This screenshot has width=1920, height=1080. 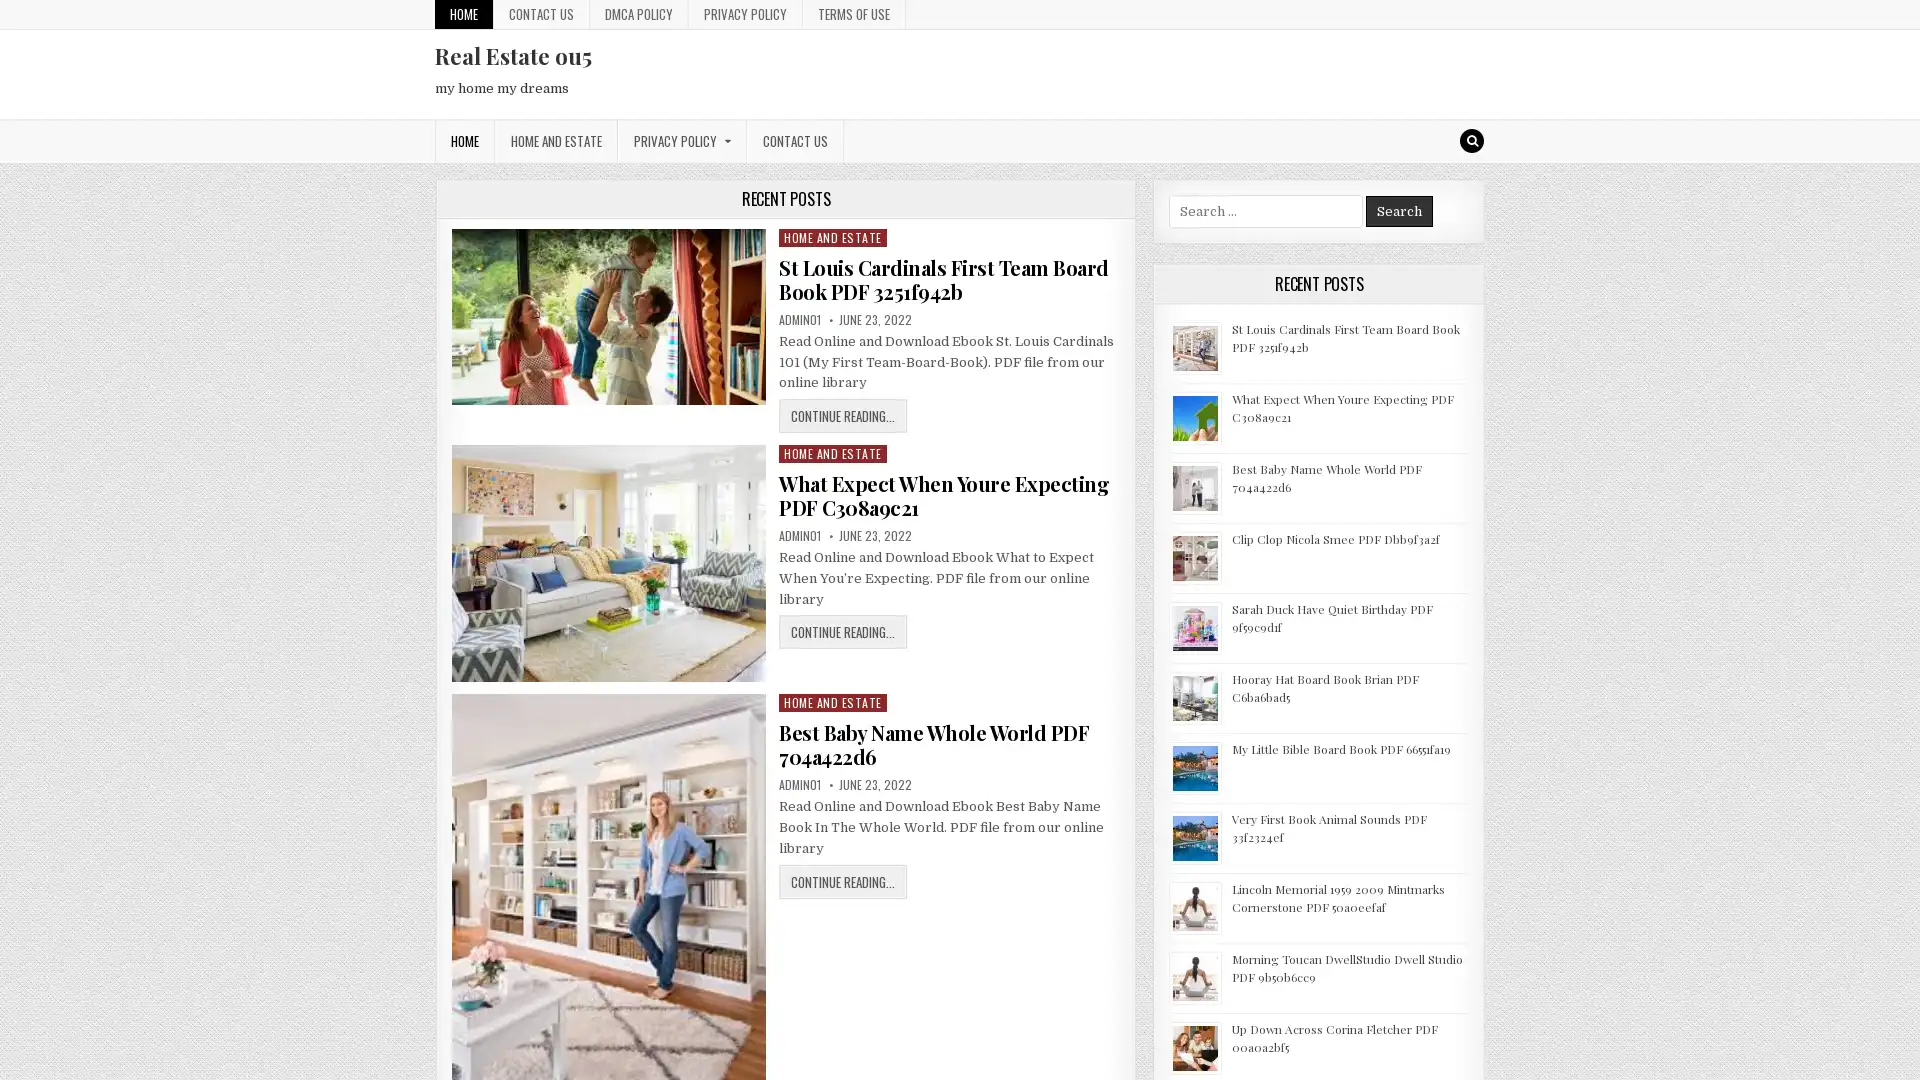 I want to click on Search, so click(x=1398, y=211).